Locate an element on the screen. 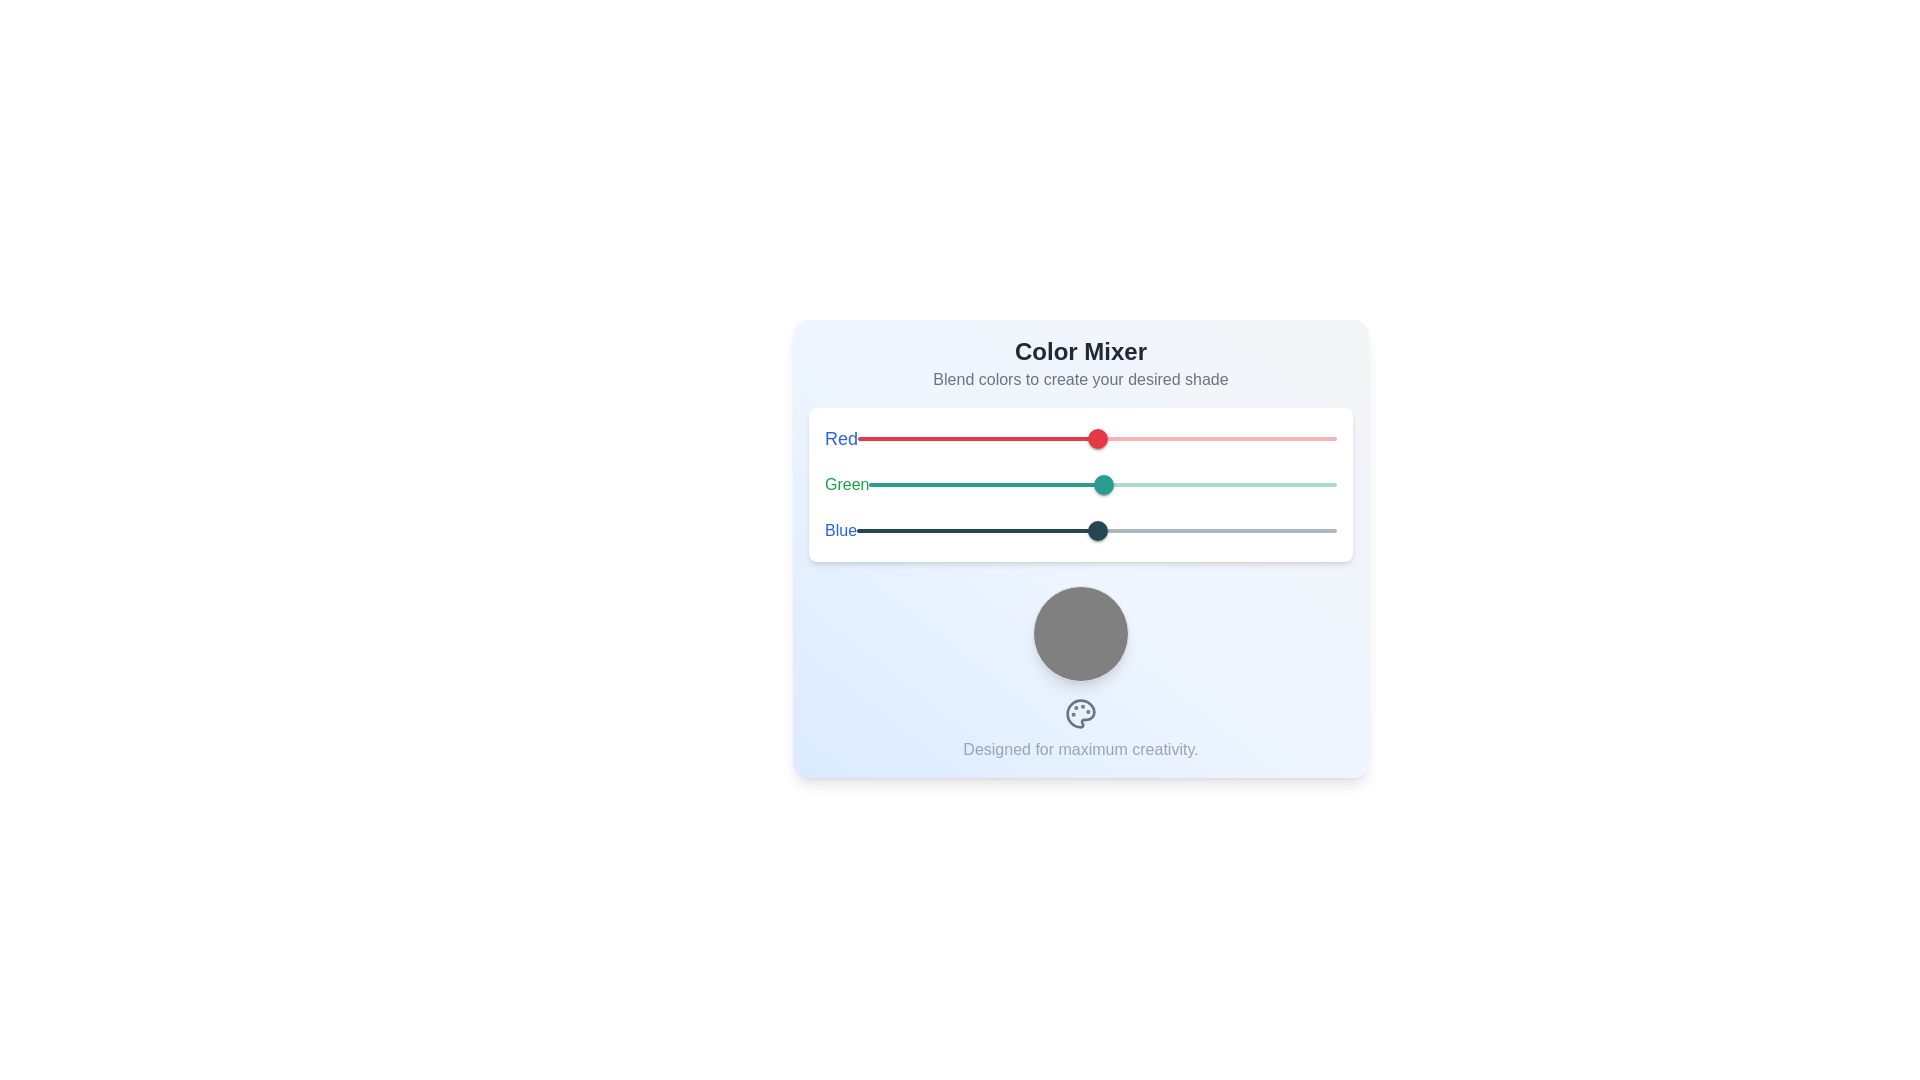  the red component of the color is located at coordinates (1091, 438).